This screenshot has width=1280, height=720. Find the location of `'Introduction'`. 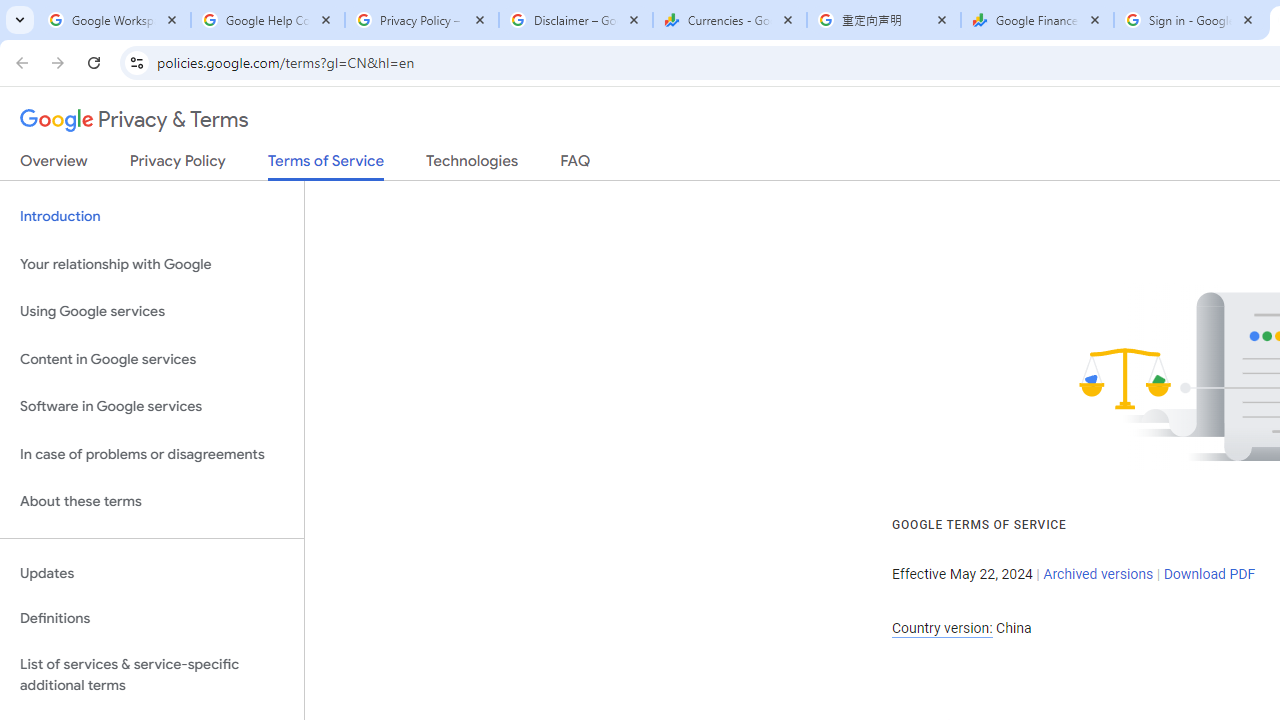

'Introduction' is located at coordinates (151, 217).